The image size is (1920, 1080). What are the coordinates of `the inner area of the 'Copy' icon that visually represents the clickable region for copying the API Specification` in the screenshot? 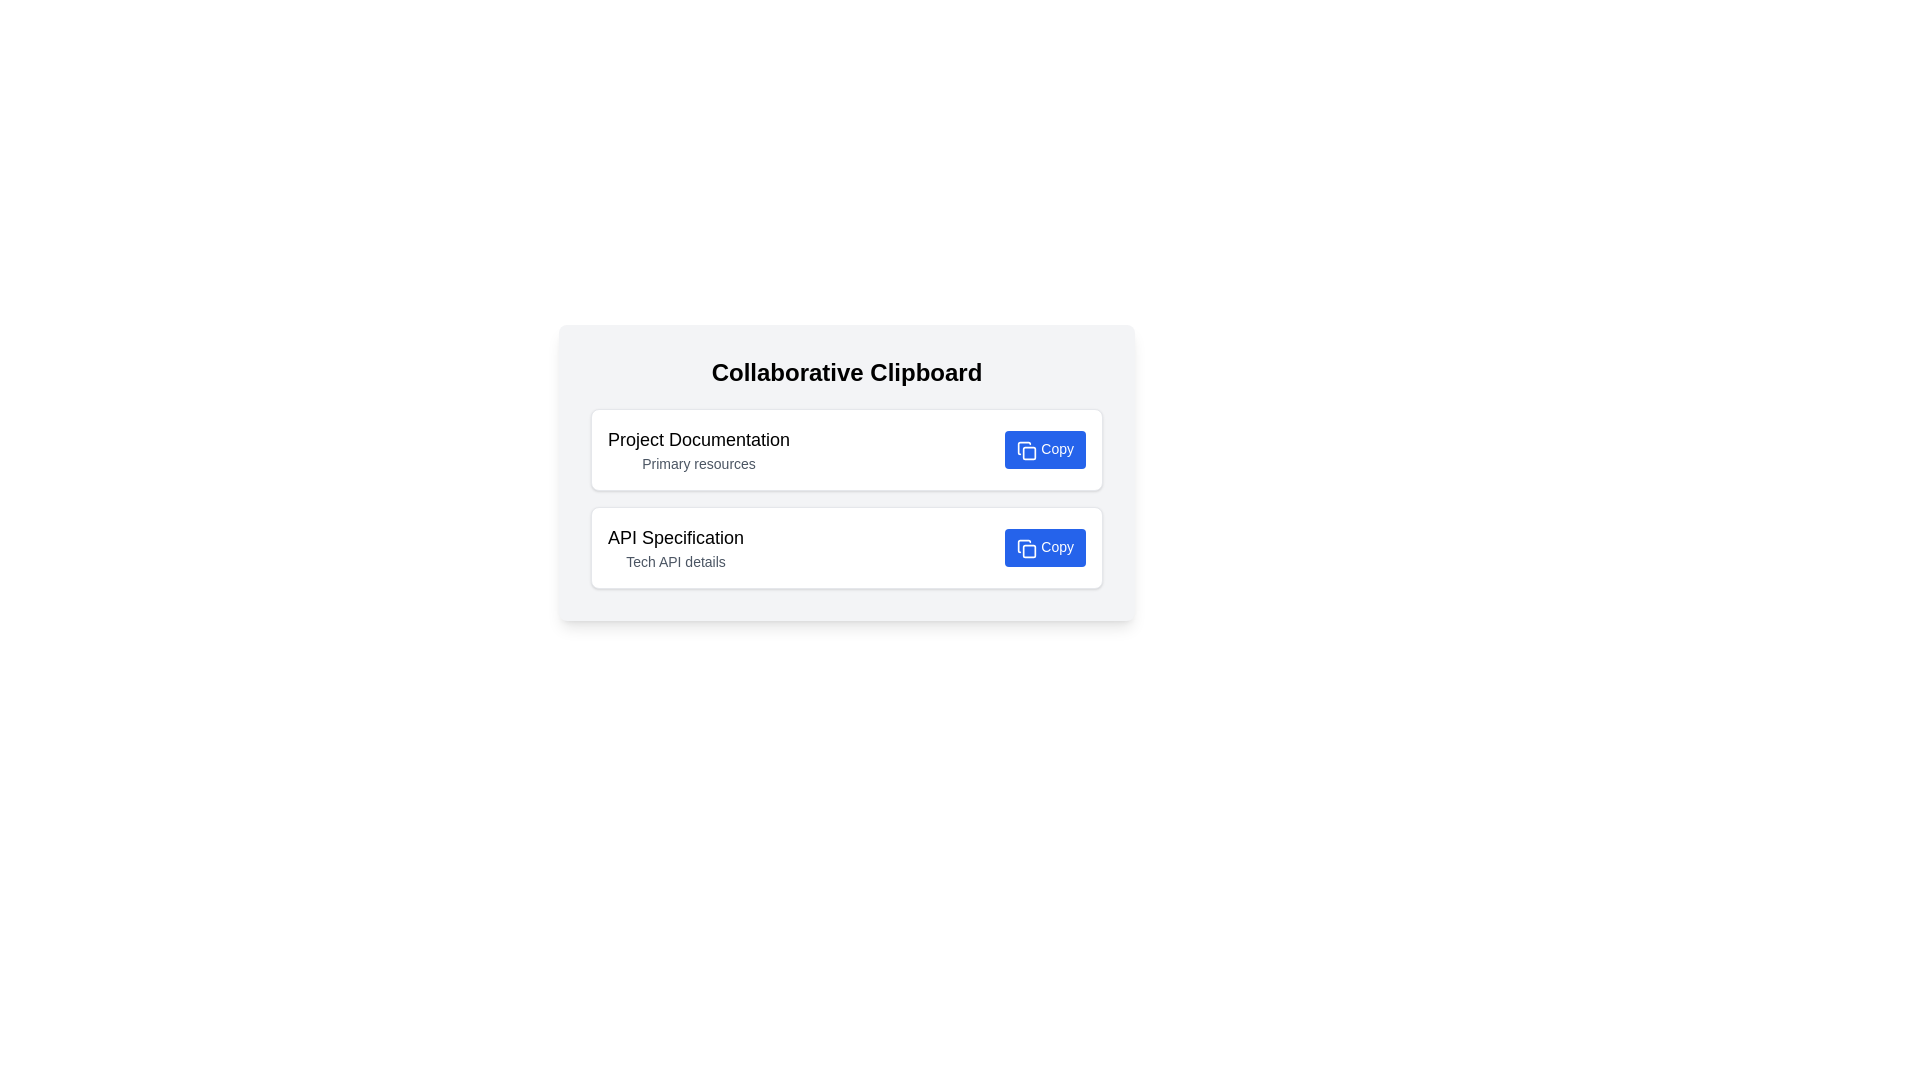 It's located at (1029, 551).